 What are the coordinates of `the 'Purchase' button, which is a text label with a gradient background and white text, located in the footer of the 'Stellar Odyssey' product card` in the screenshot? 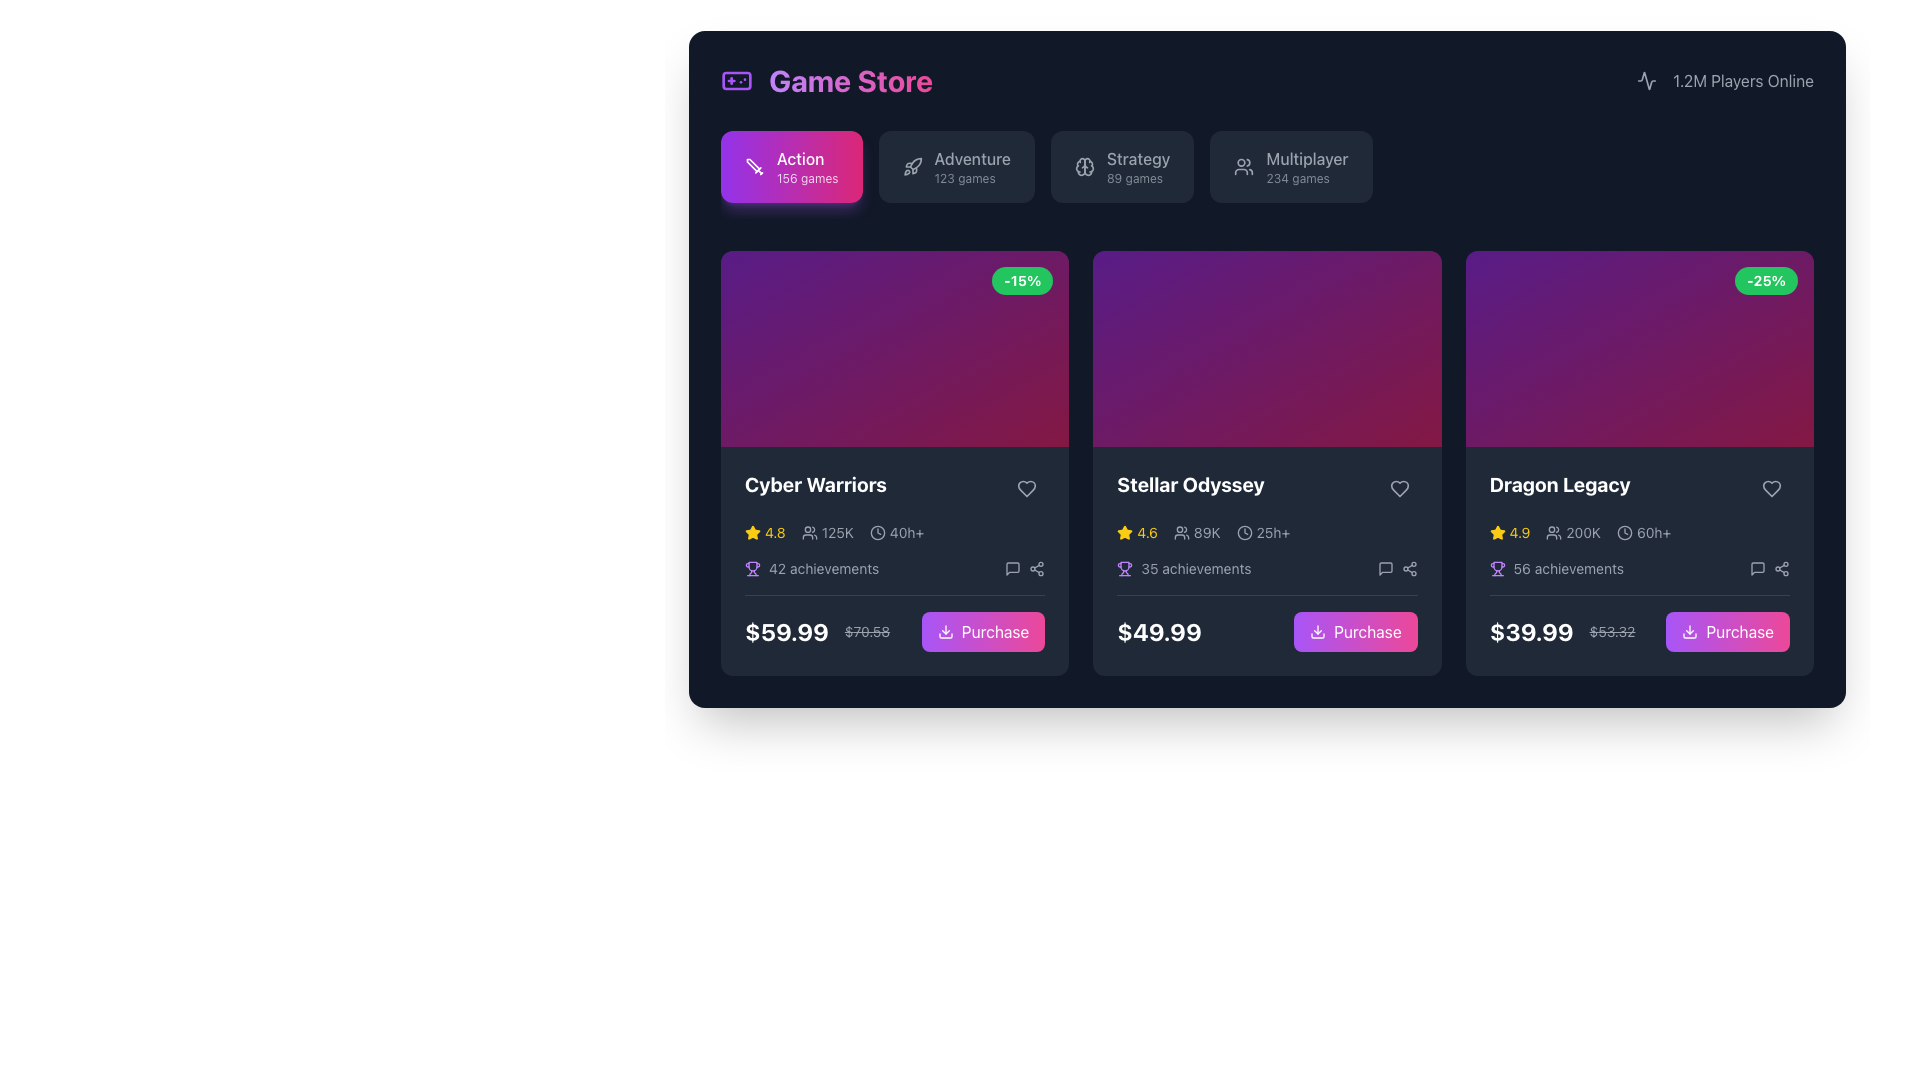 It's located at (1366, 631).